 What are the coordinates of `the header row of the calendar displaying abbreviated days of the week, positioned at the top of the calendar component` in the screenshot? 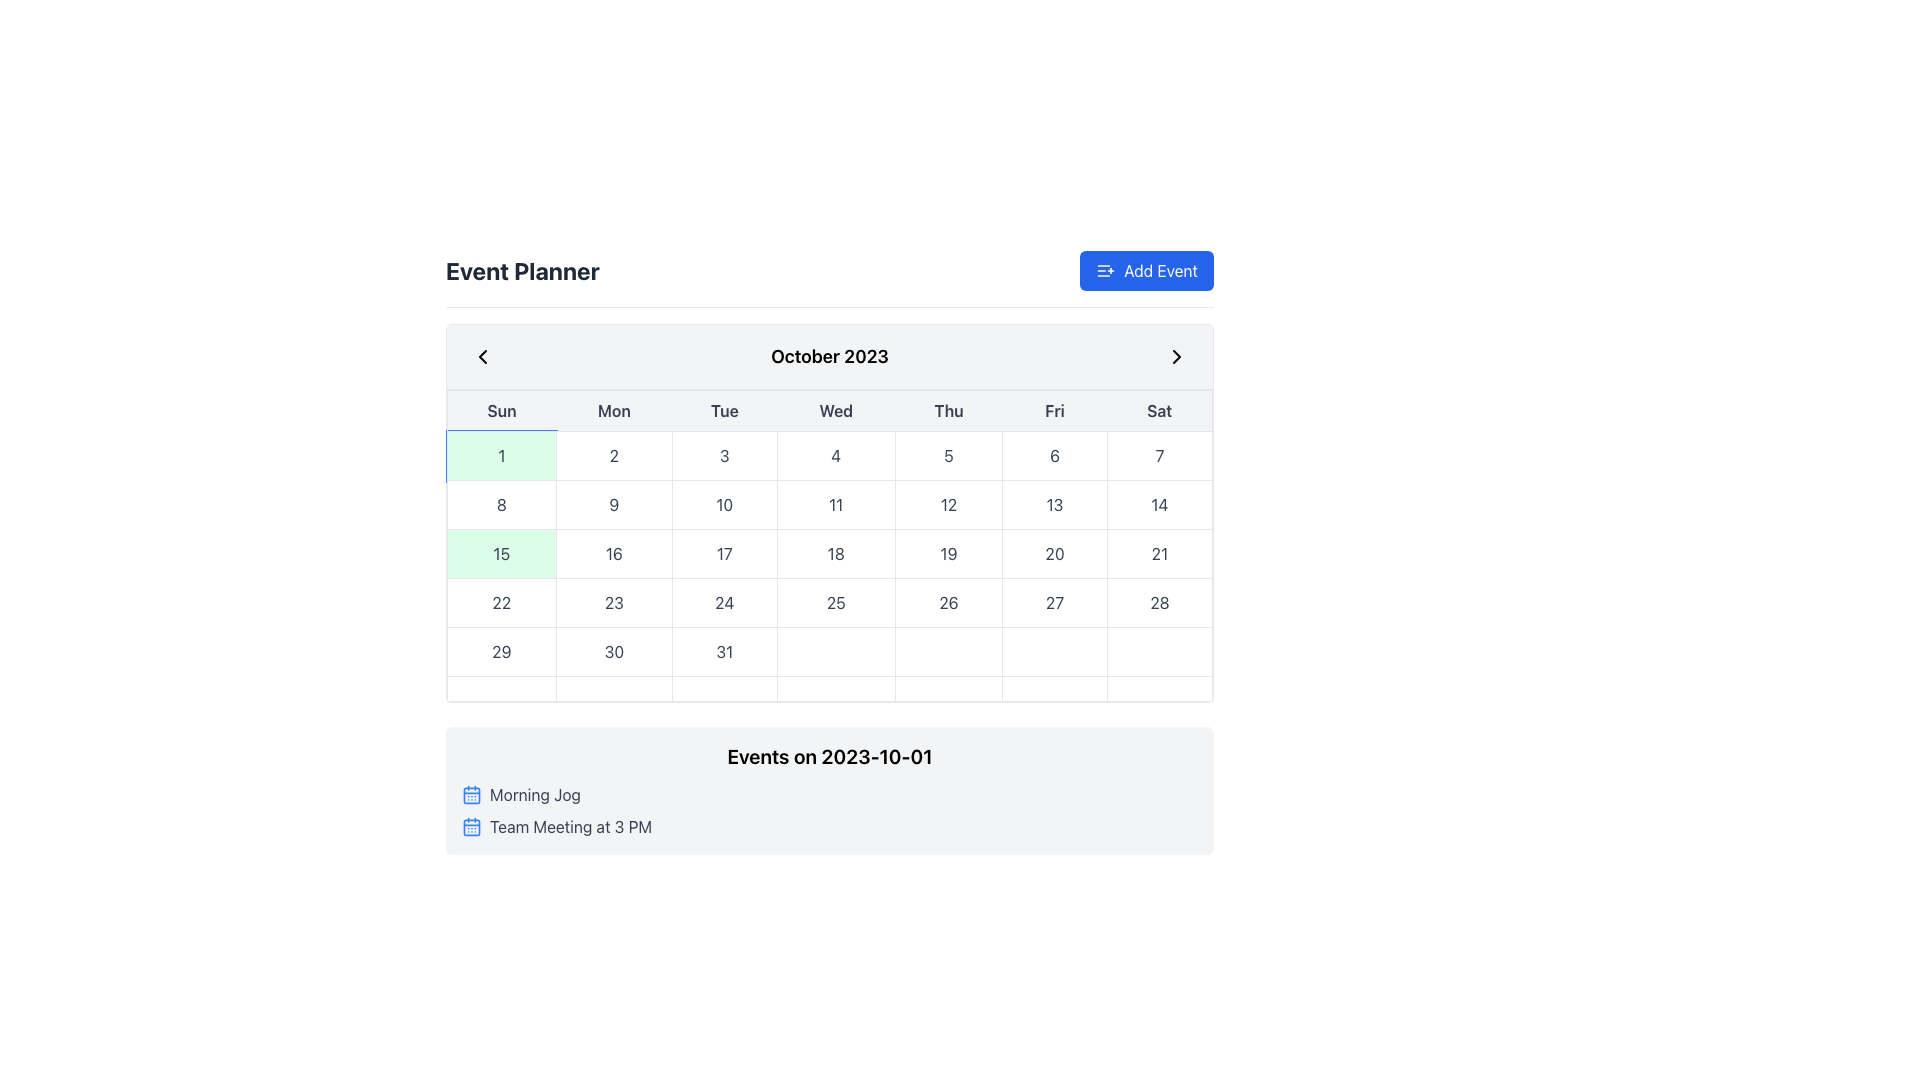 It's located at (830, 410).